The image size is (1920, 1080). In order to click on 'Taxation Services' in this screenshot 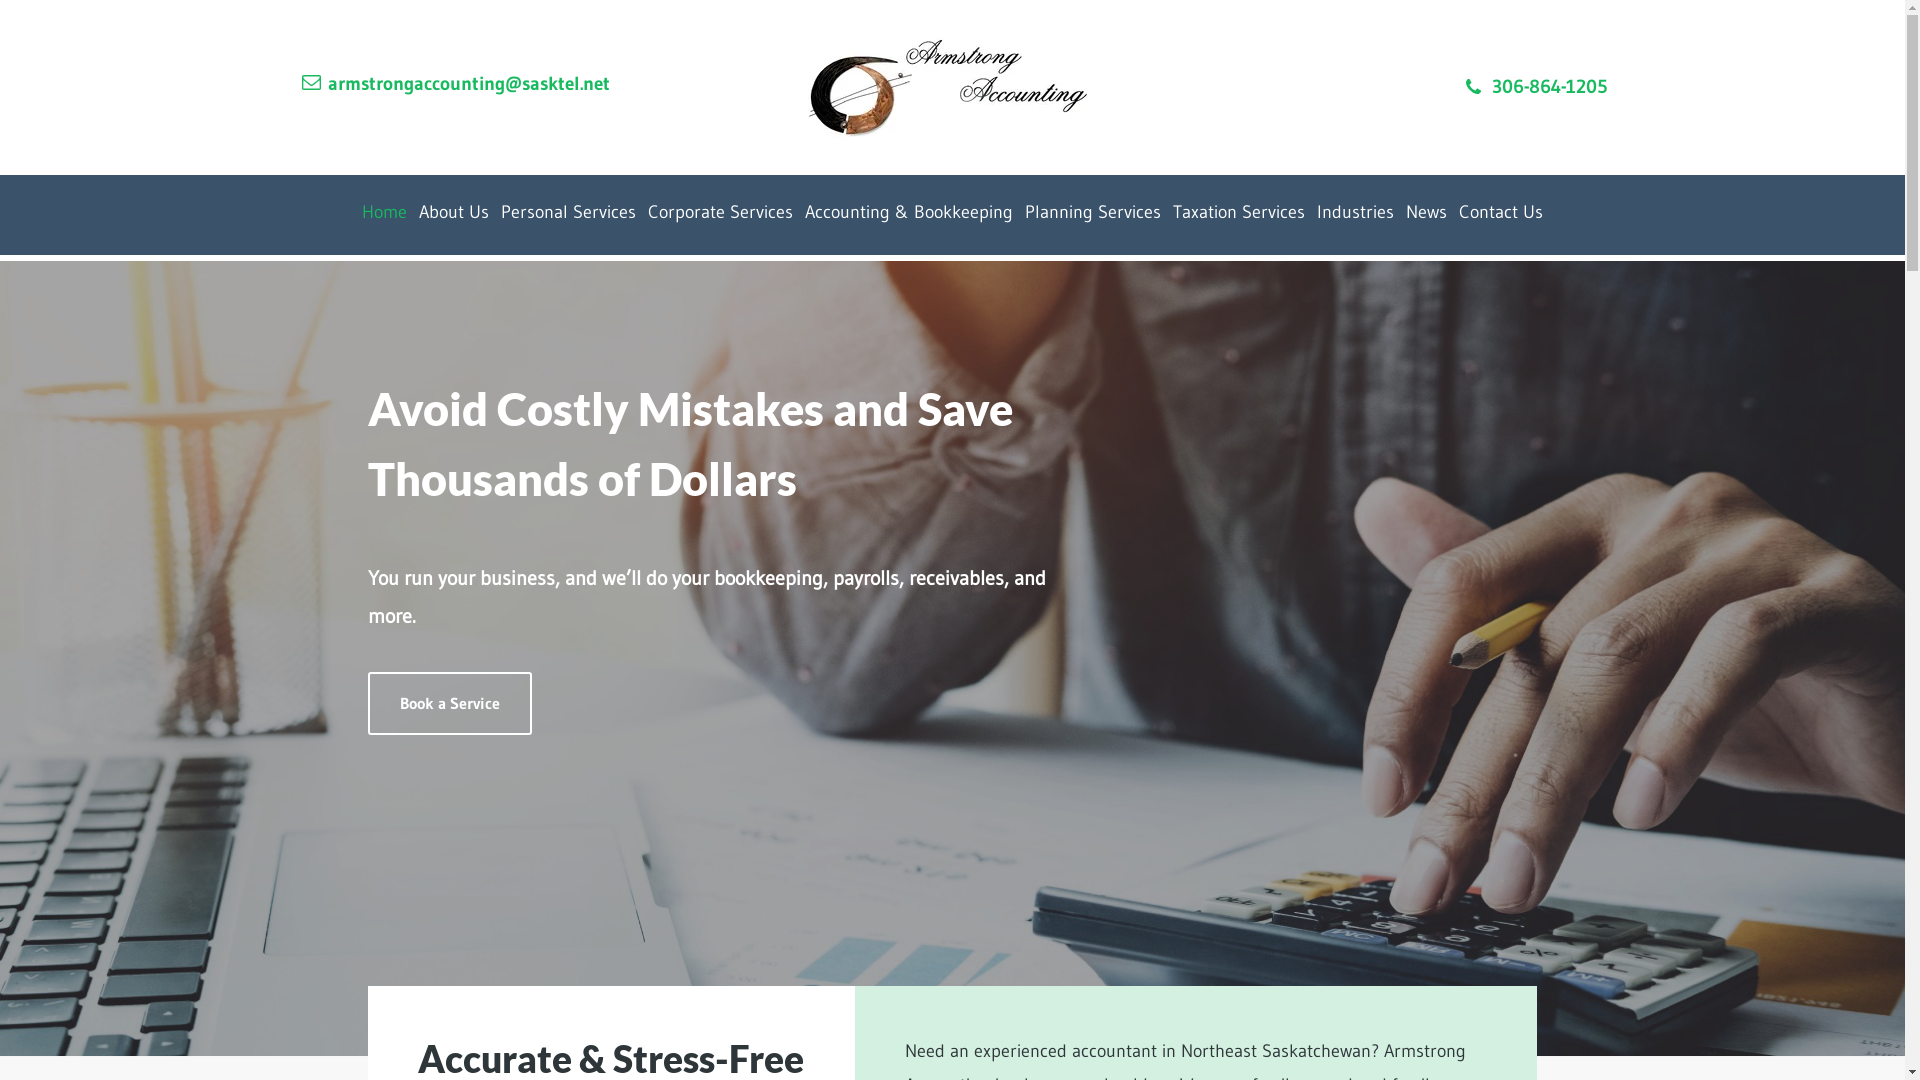, I will do `click(1237, 212)`.